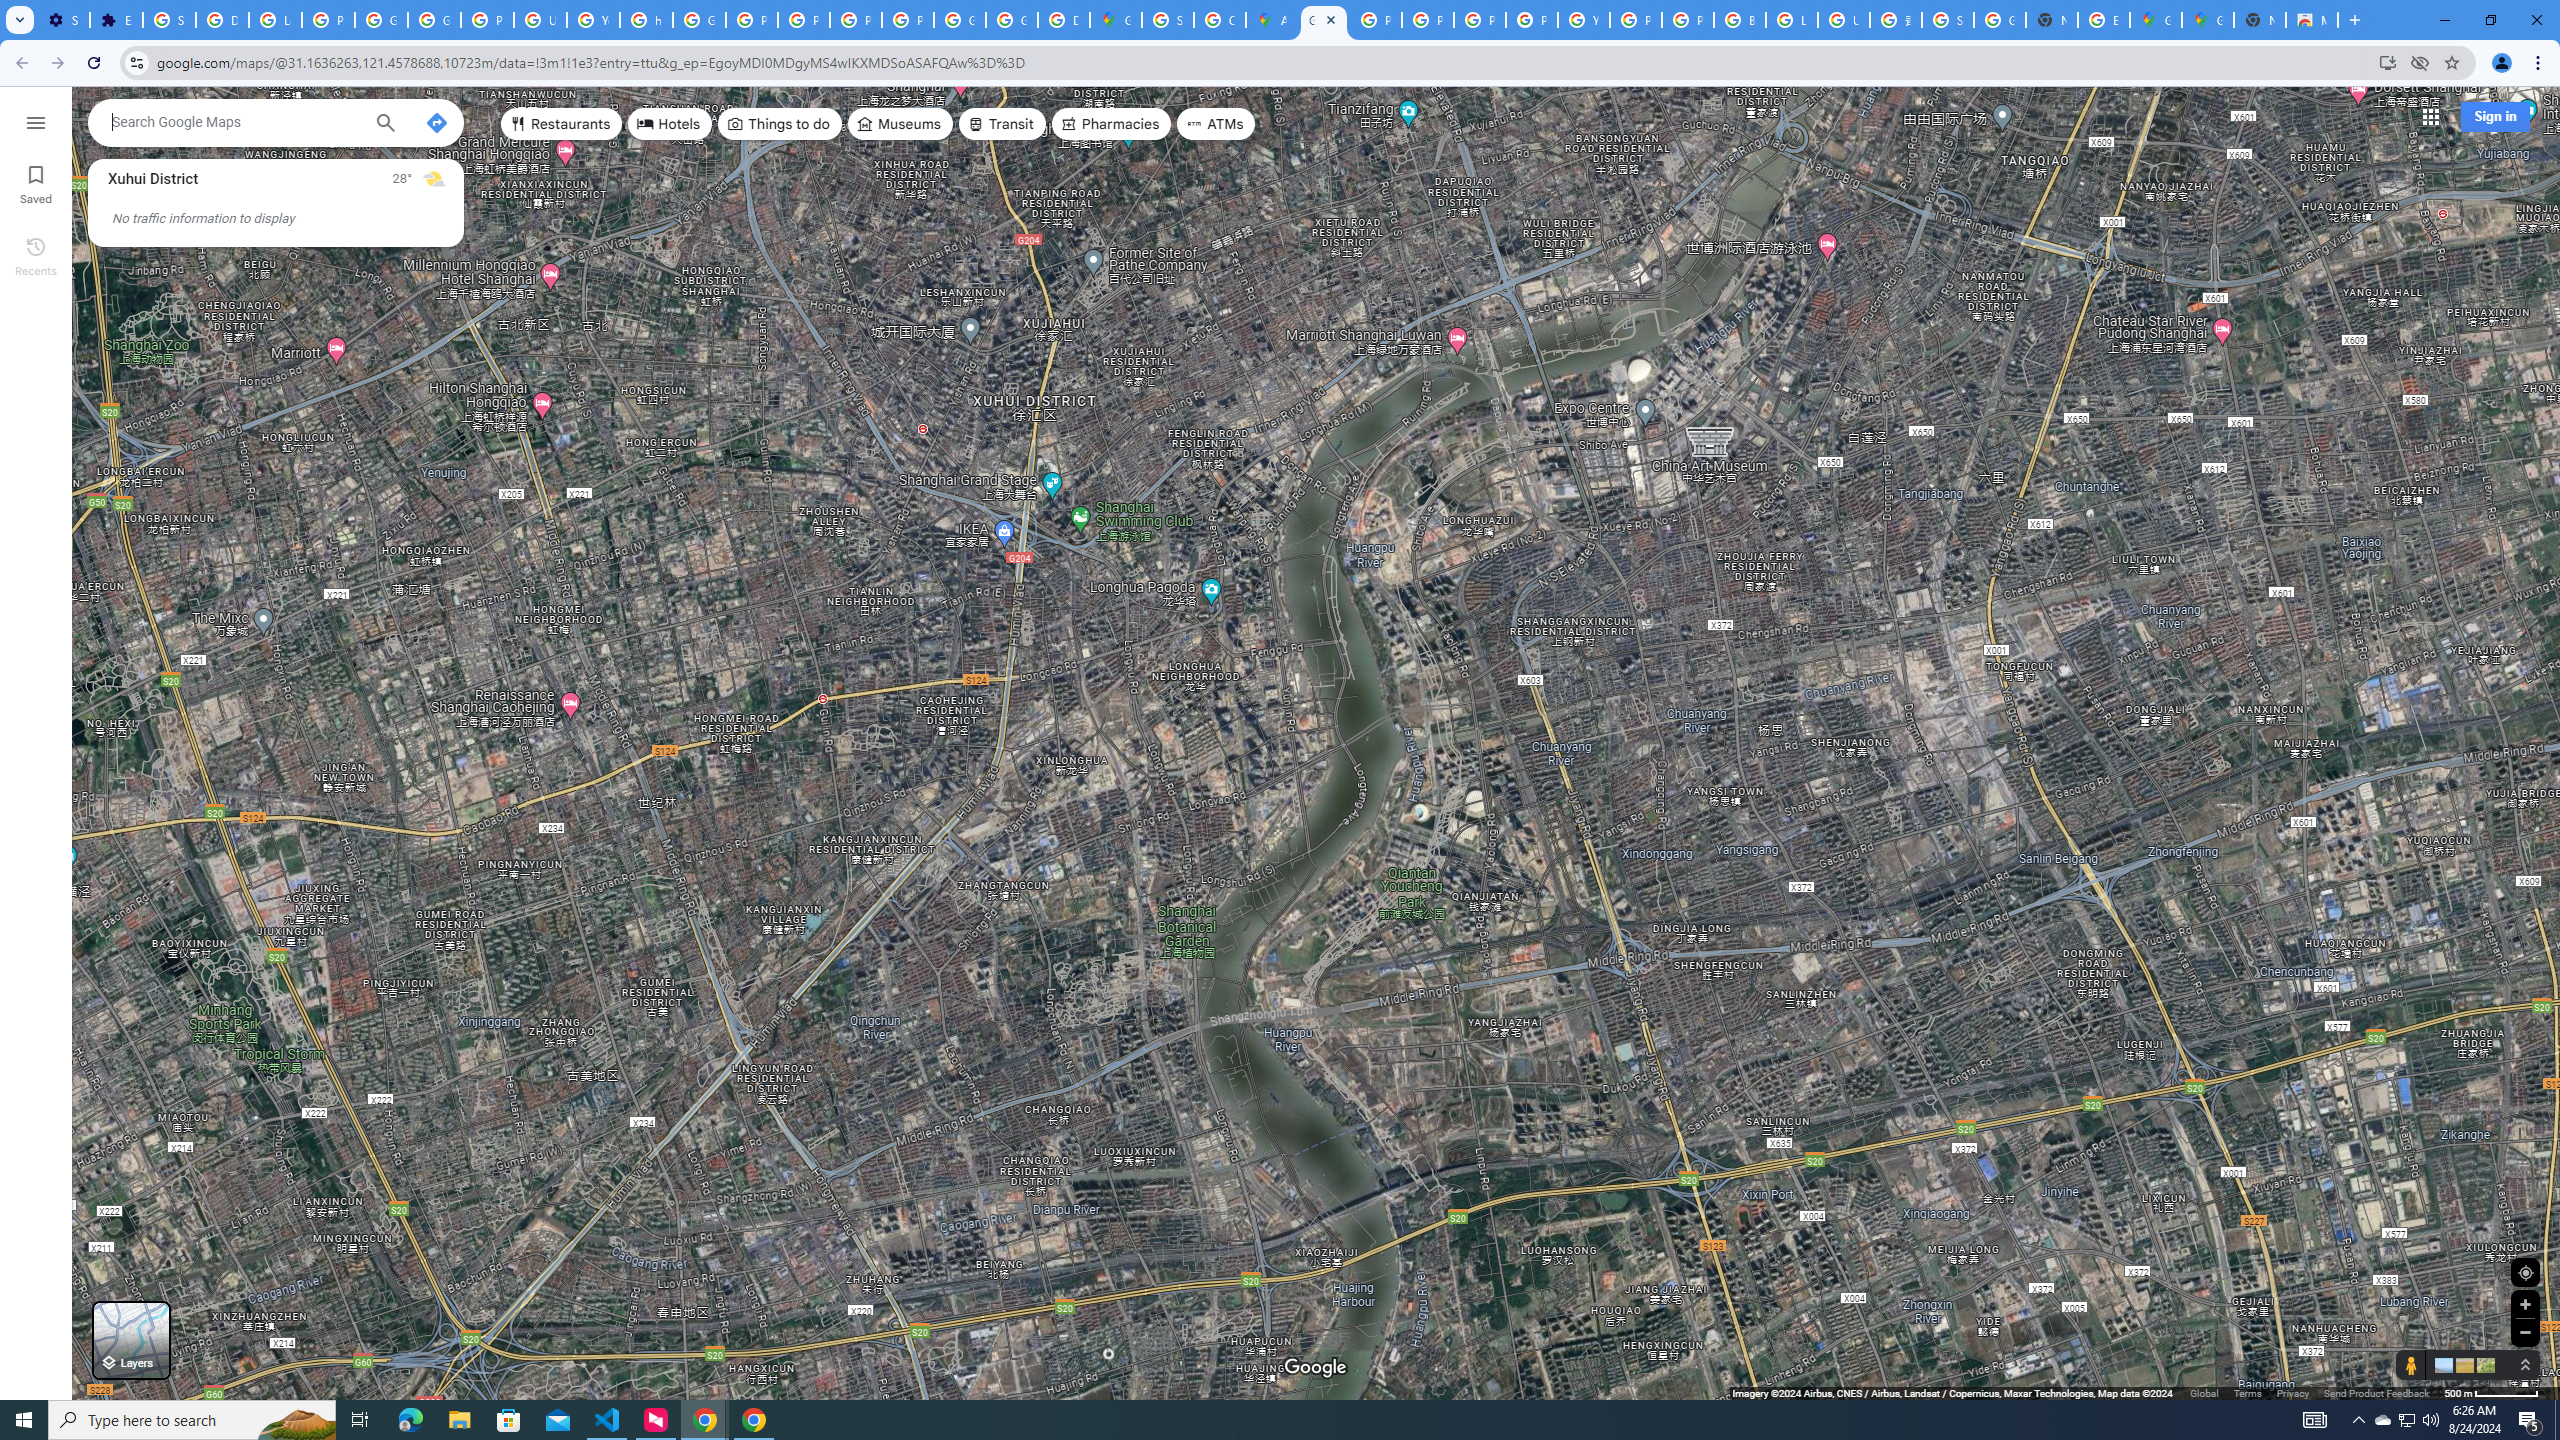  Describe the element at coordinates (1216, 122) in the screenshot. I see `'ATMs'` at that location.